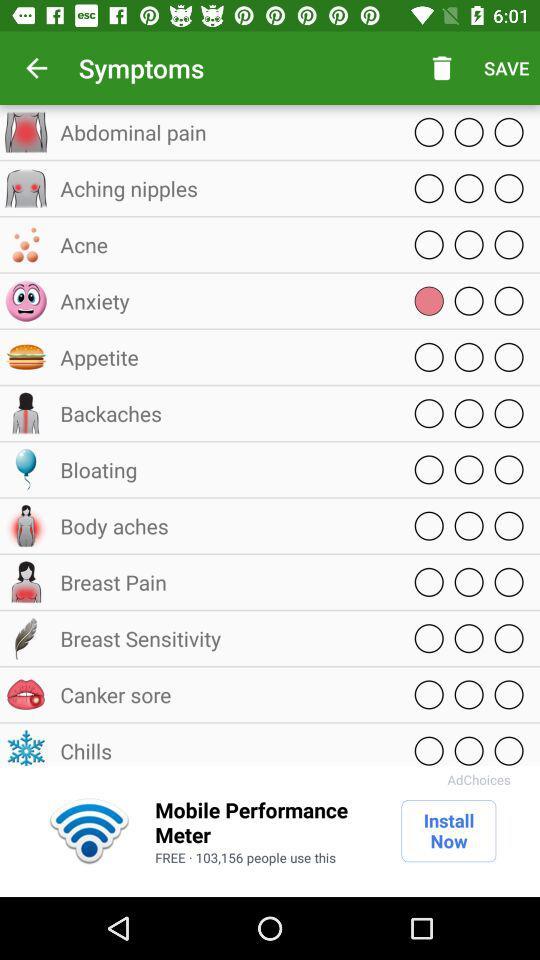  I want to click on breast pain item, so click(224, 582).